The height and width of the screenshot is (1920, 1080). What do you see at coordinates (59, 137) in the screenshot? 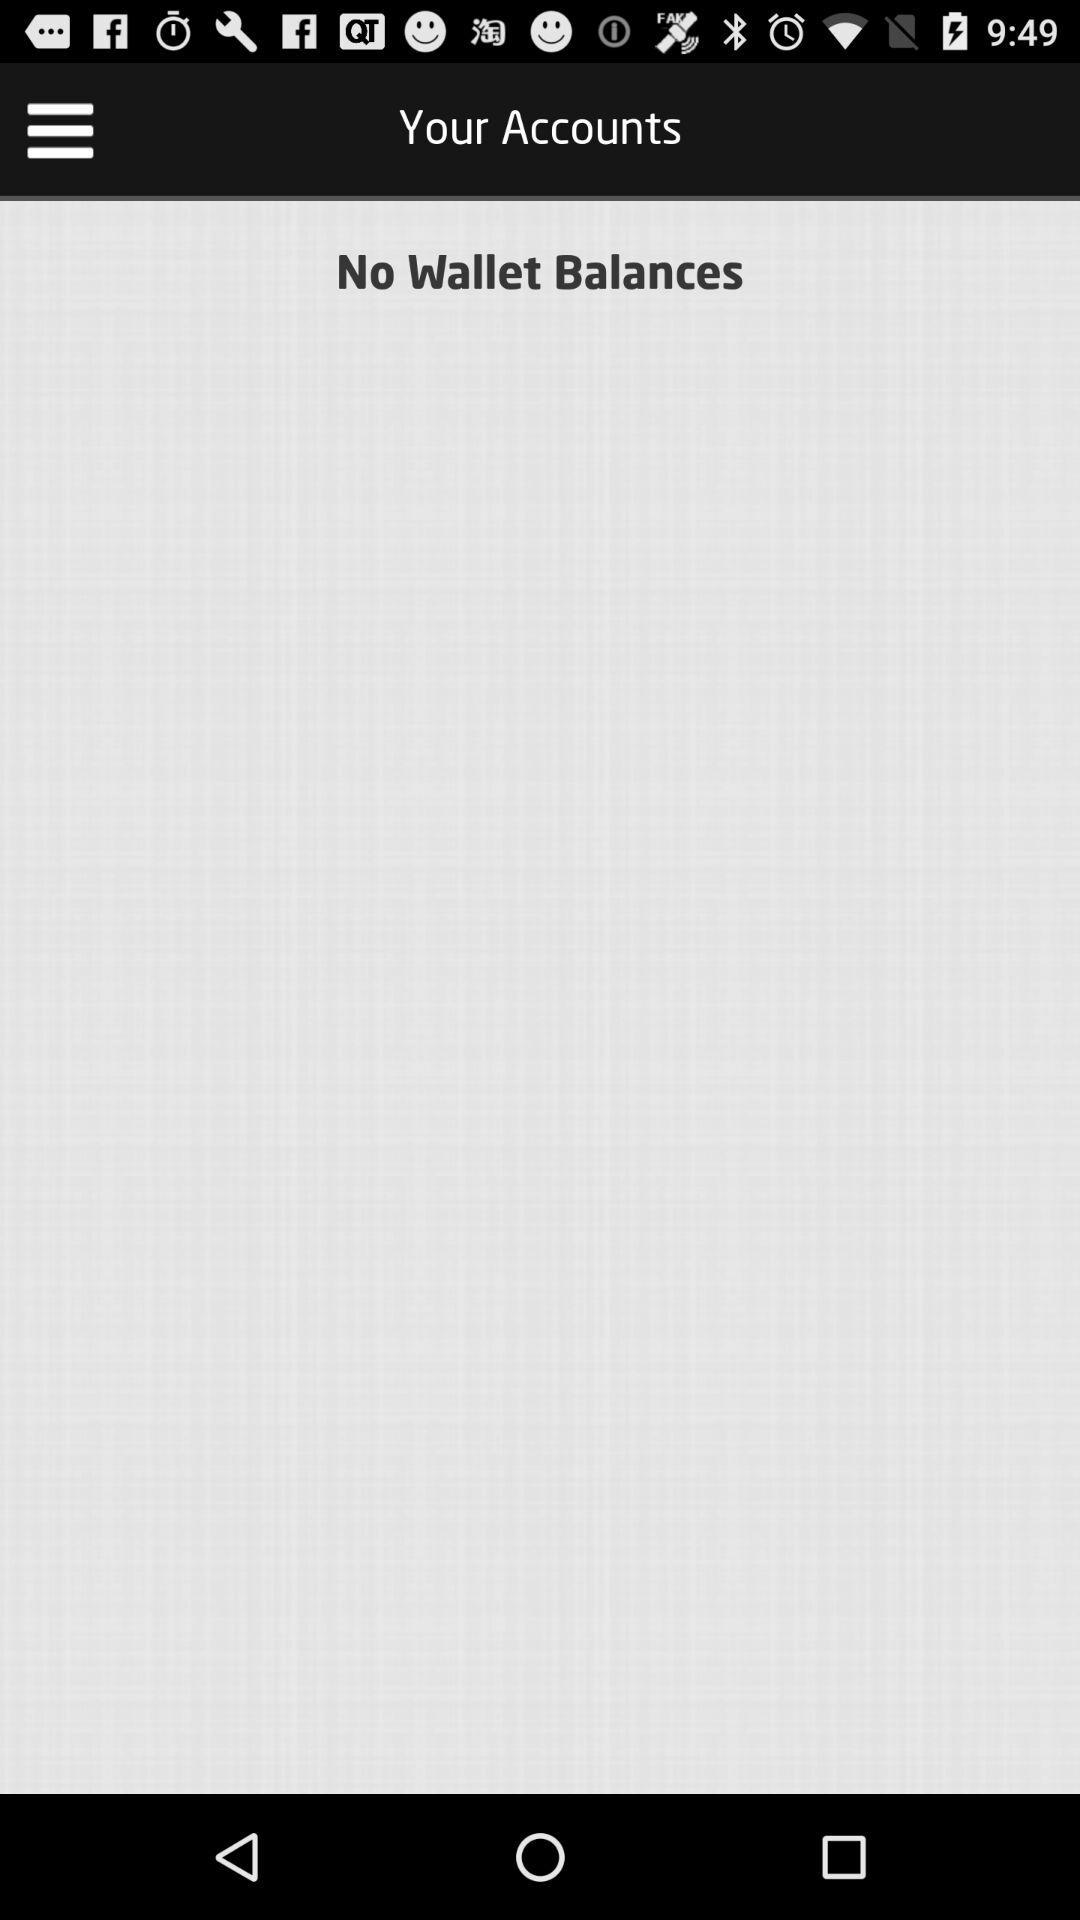
I see `the menu icon` at bounding box center [59, 137].